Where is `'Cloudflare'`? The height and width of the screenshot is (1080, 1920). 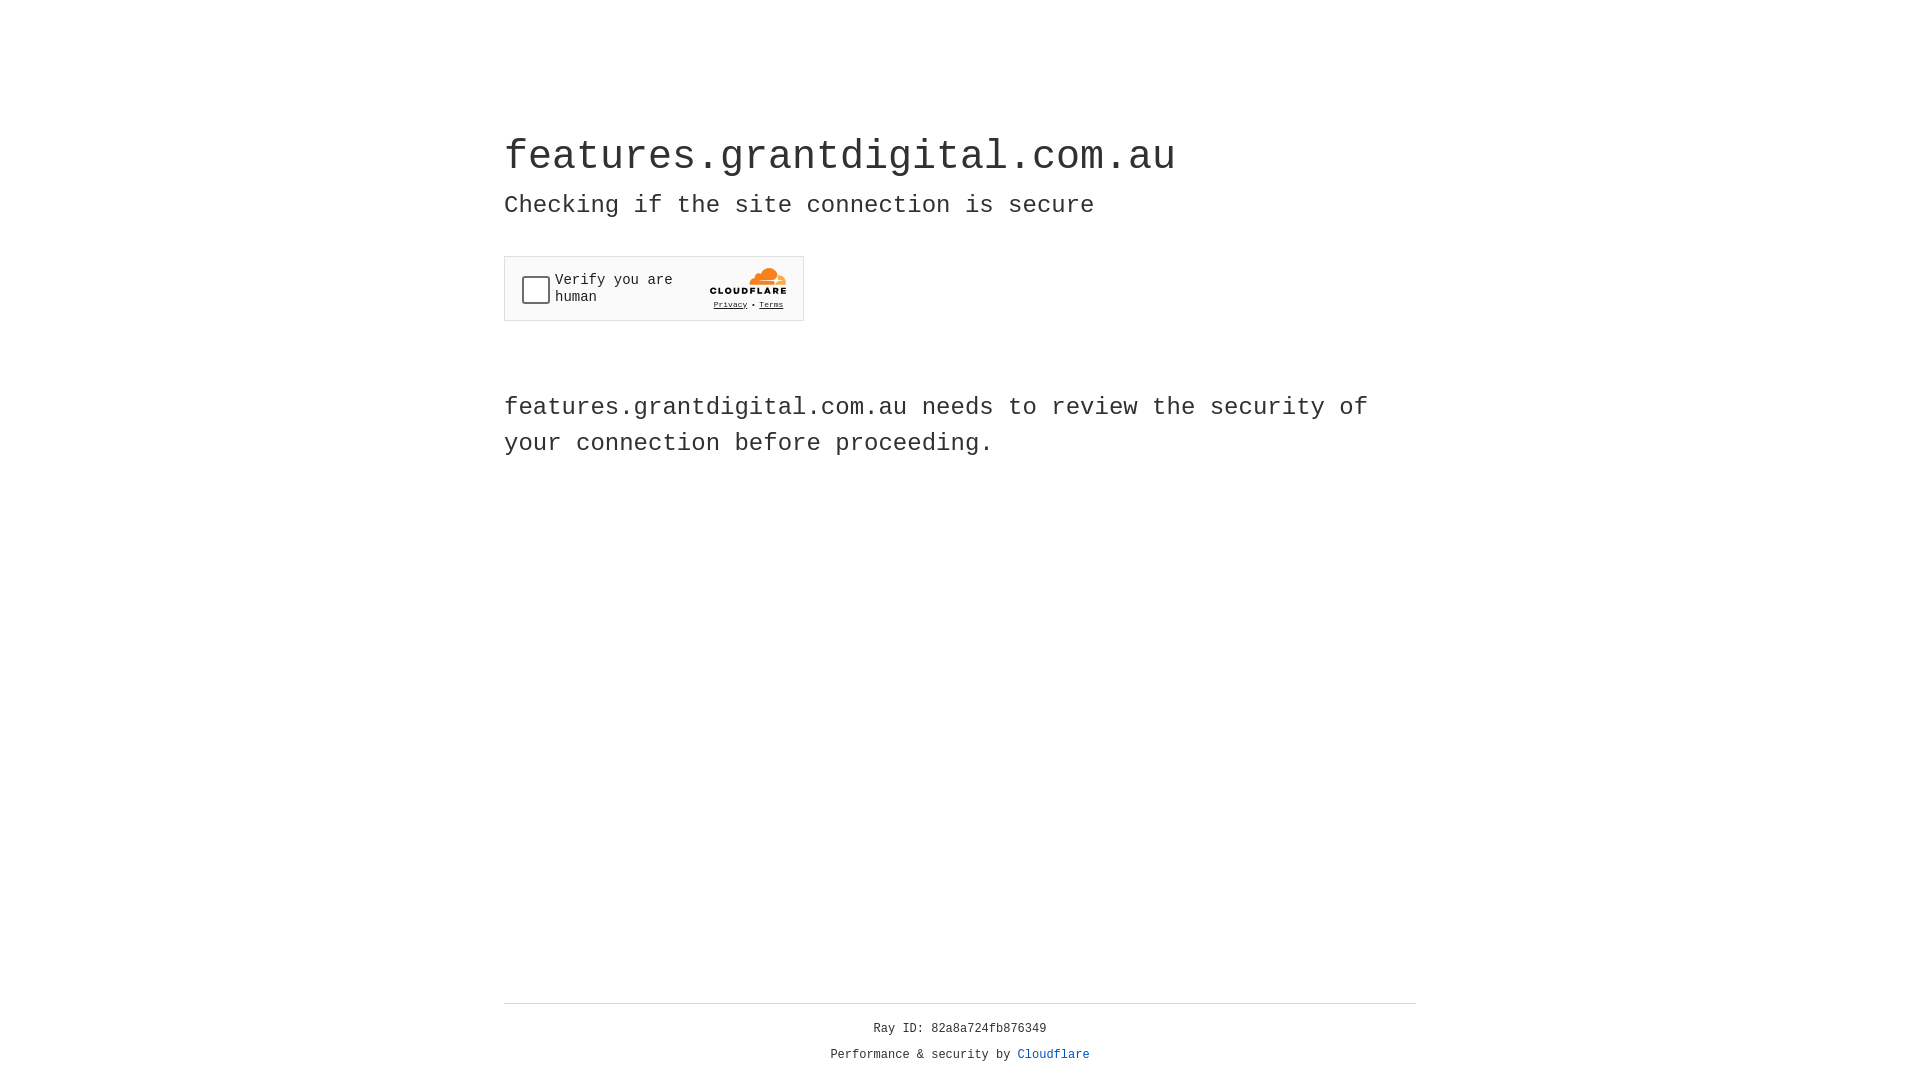
'Cloudflare' is located at coordinates (1053, 1054).